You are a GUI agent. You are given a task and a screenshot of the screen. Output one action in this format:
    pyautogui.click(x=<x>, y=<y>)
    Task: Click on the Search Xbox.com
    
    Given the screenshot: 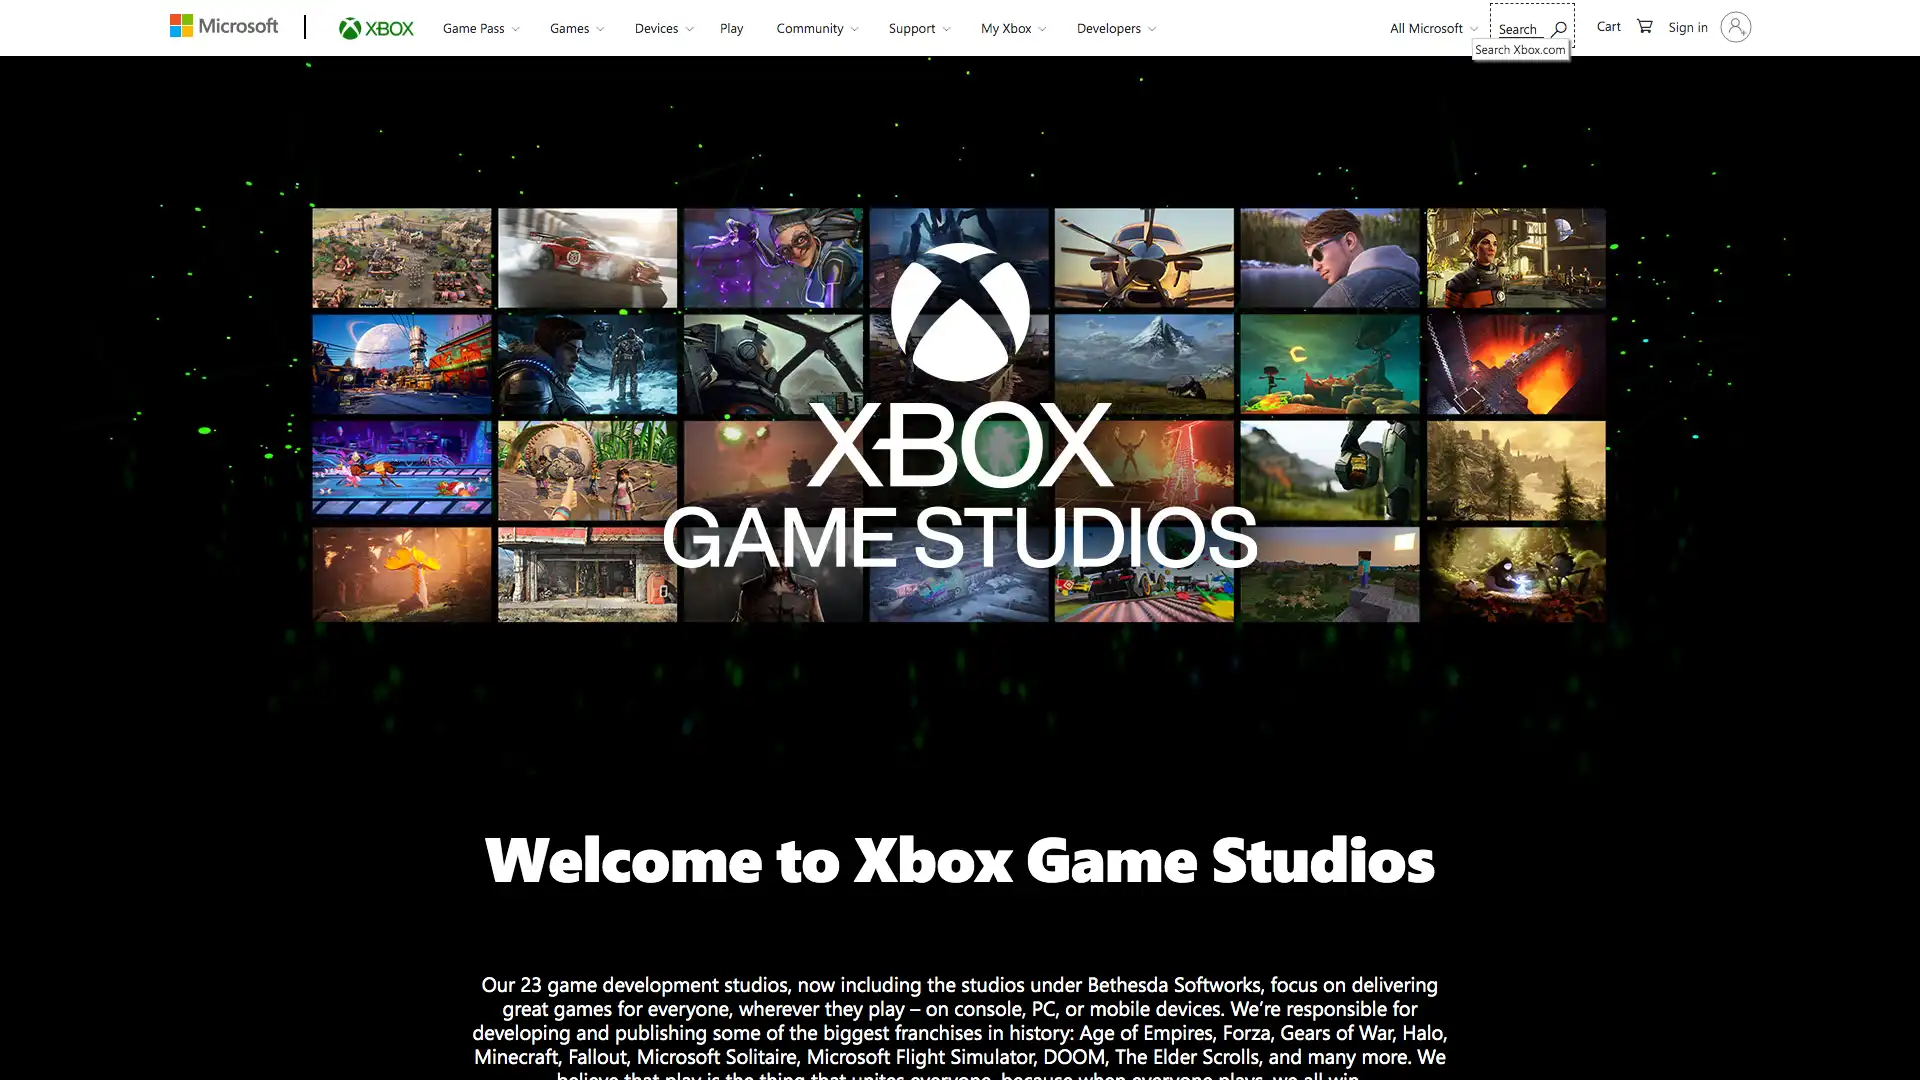 What is the action you would take?
    pyautogui.click(x=1530, y=25)
    